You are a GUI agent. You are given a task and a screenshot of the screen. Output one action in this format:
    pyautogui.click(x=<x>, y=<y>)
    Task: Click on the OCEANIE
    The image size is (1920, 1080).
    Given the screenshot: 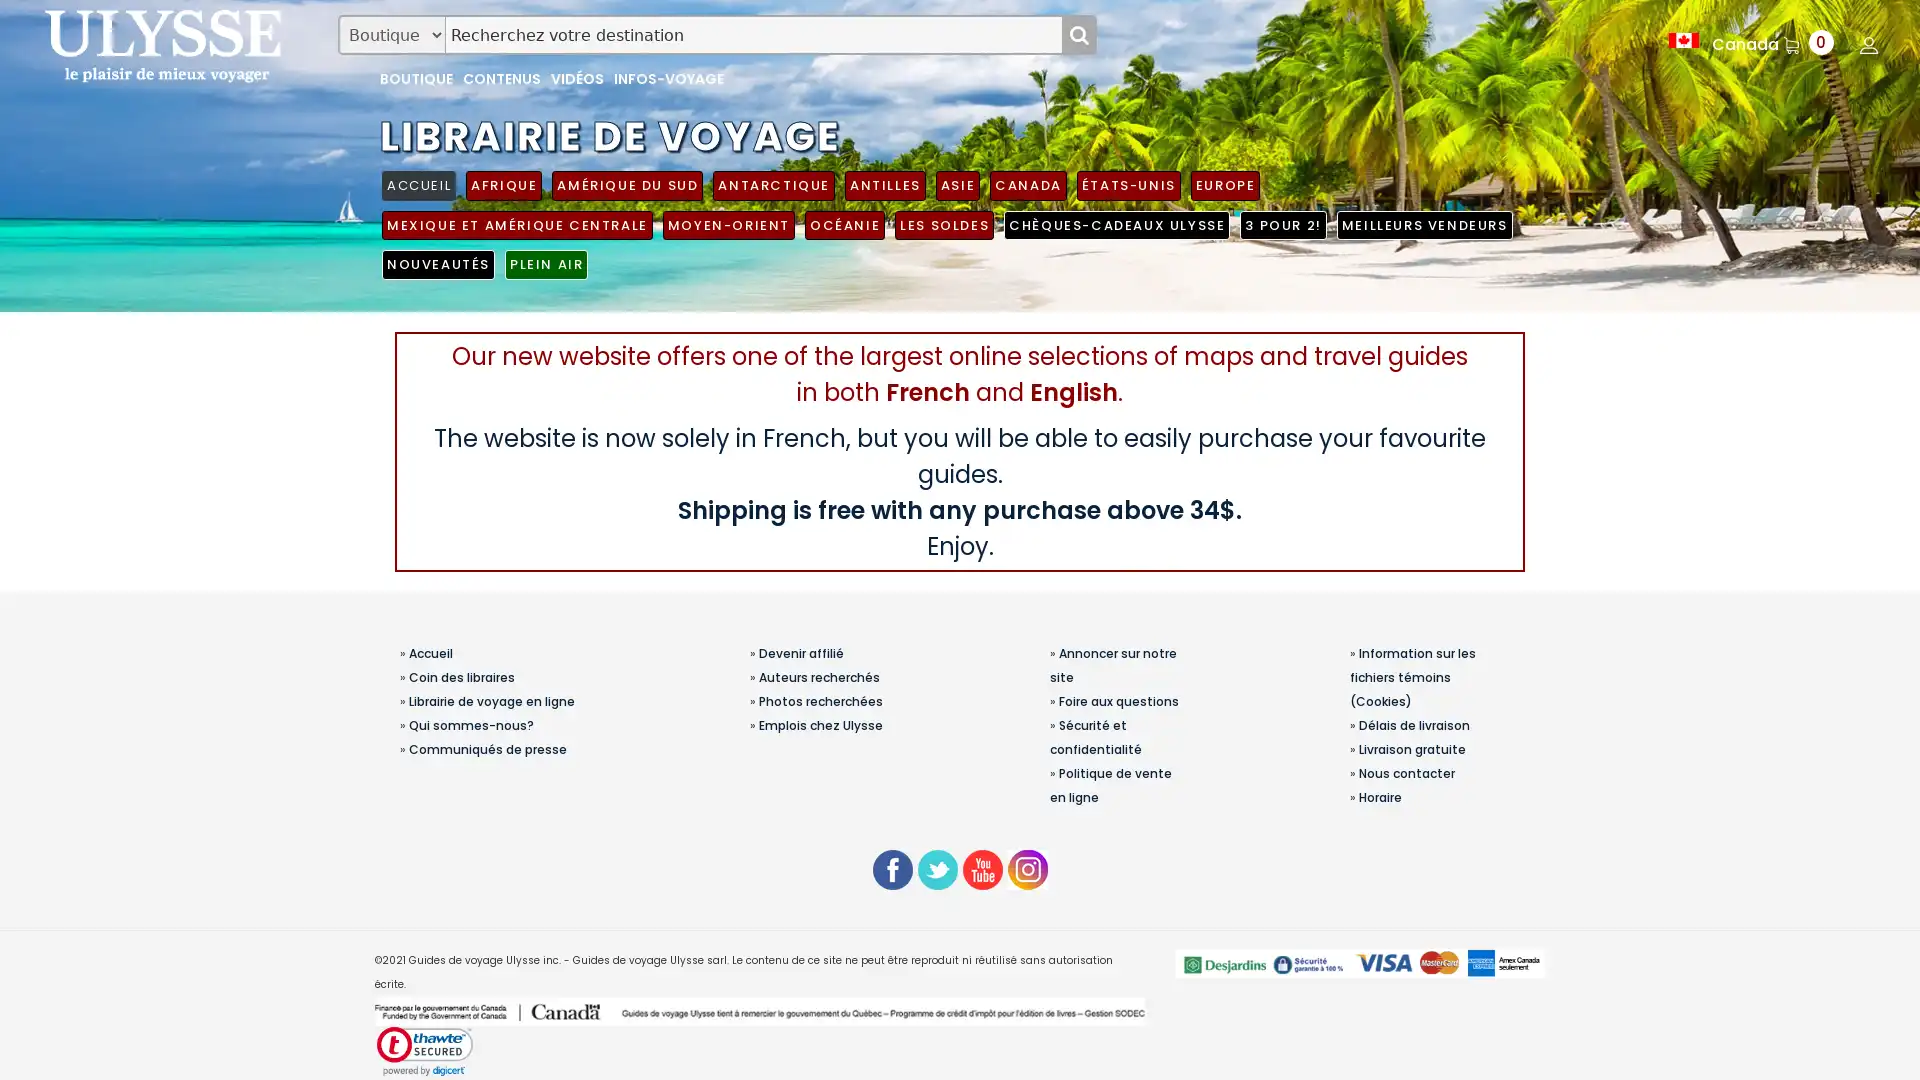 What is the action you would take?
    pyautogui.click(x=844, y=224)
    